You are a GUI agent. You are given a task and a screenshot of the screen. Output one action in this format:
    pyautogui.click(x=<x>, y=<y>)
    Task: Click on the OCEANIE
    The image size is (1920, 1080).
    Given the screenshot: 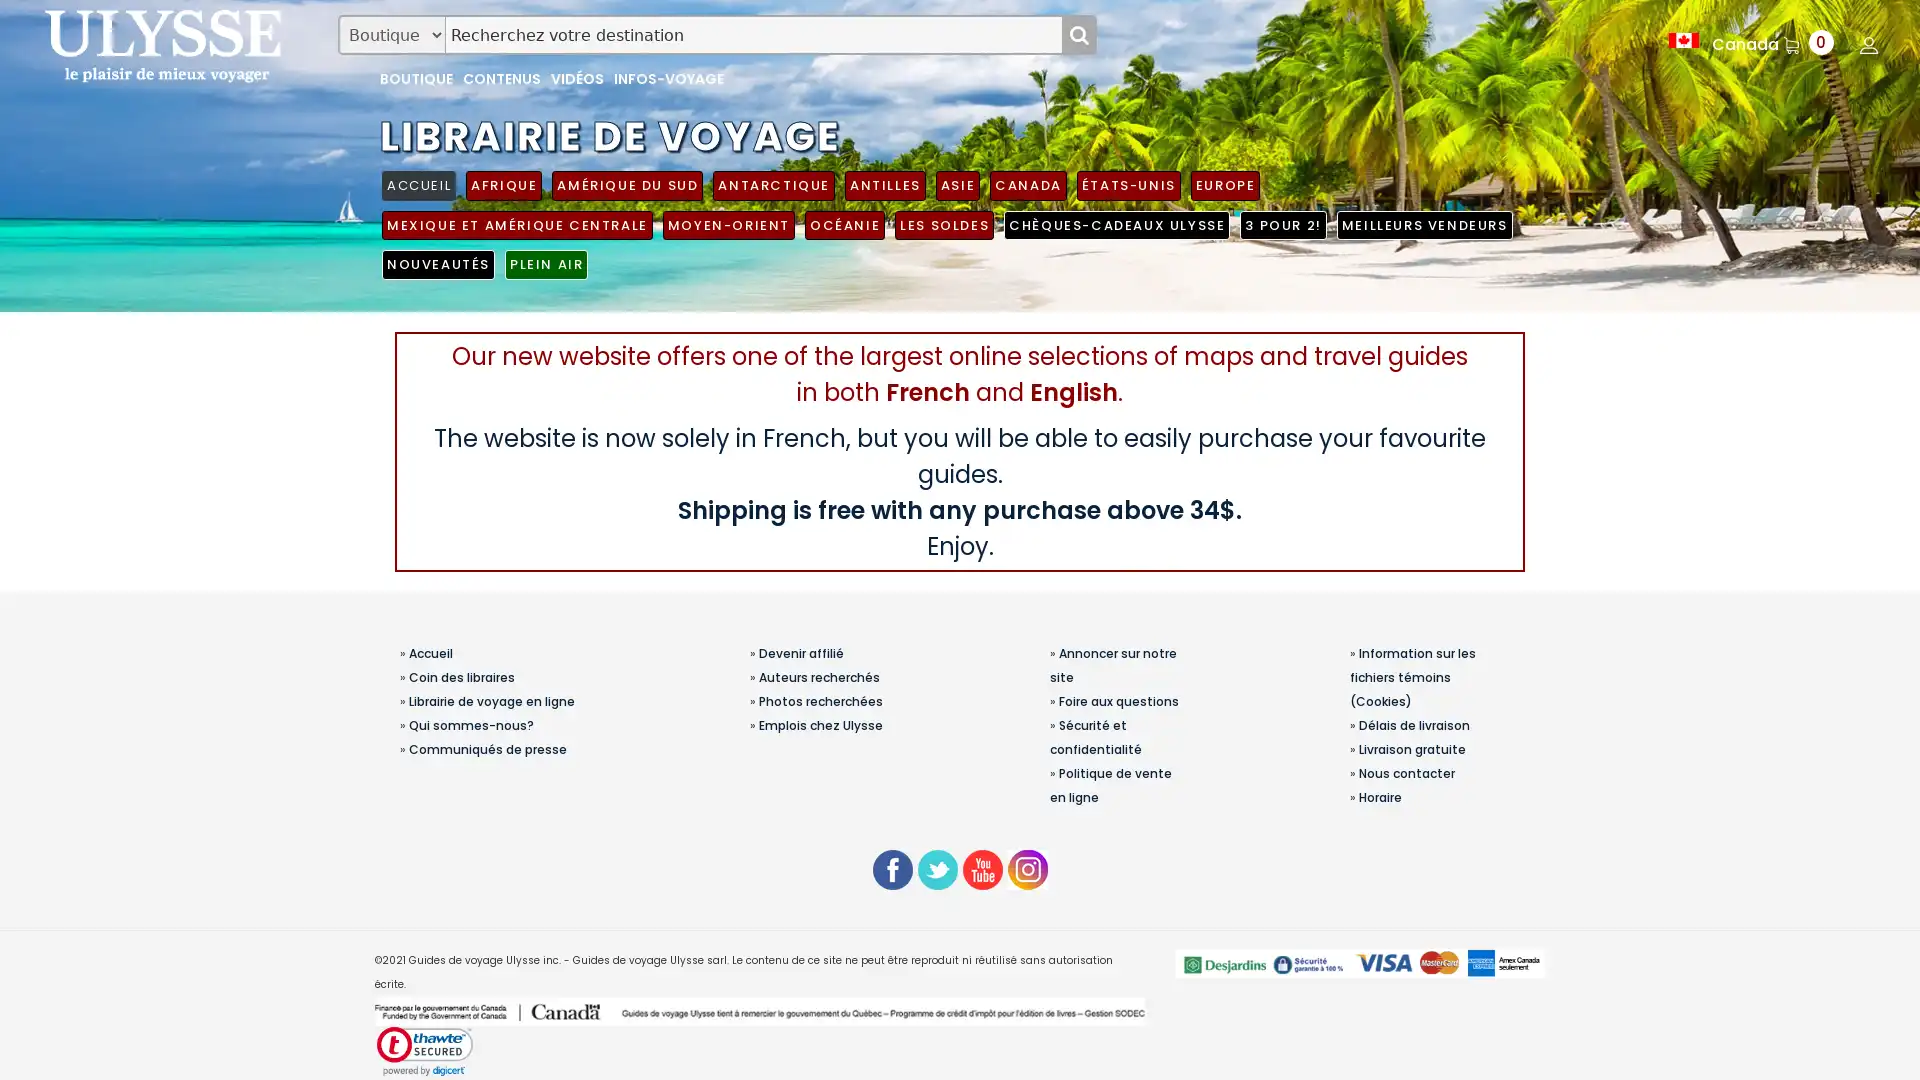 What is the action you would take?
    pyautogui.click(x=844, y=224)
    